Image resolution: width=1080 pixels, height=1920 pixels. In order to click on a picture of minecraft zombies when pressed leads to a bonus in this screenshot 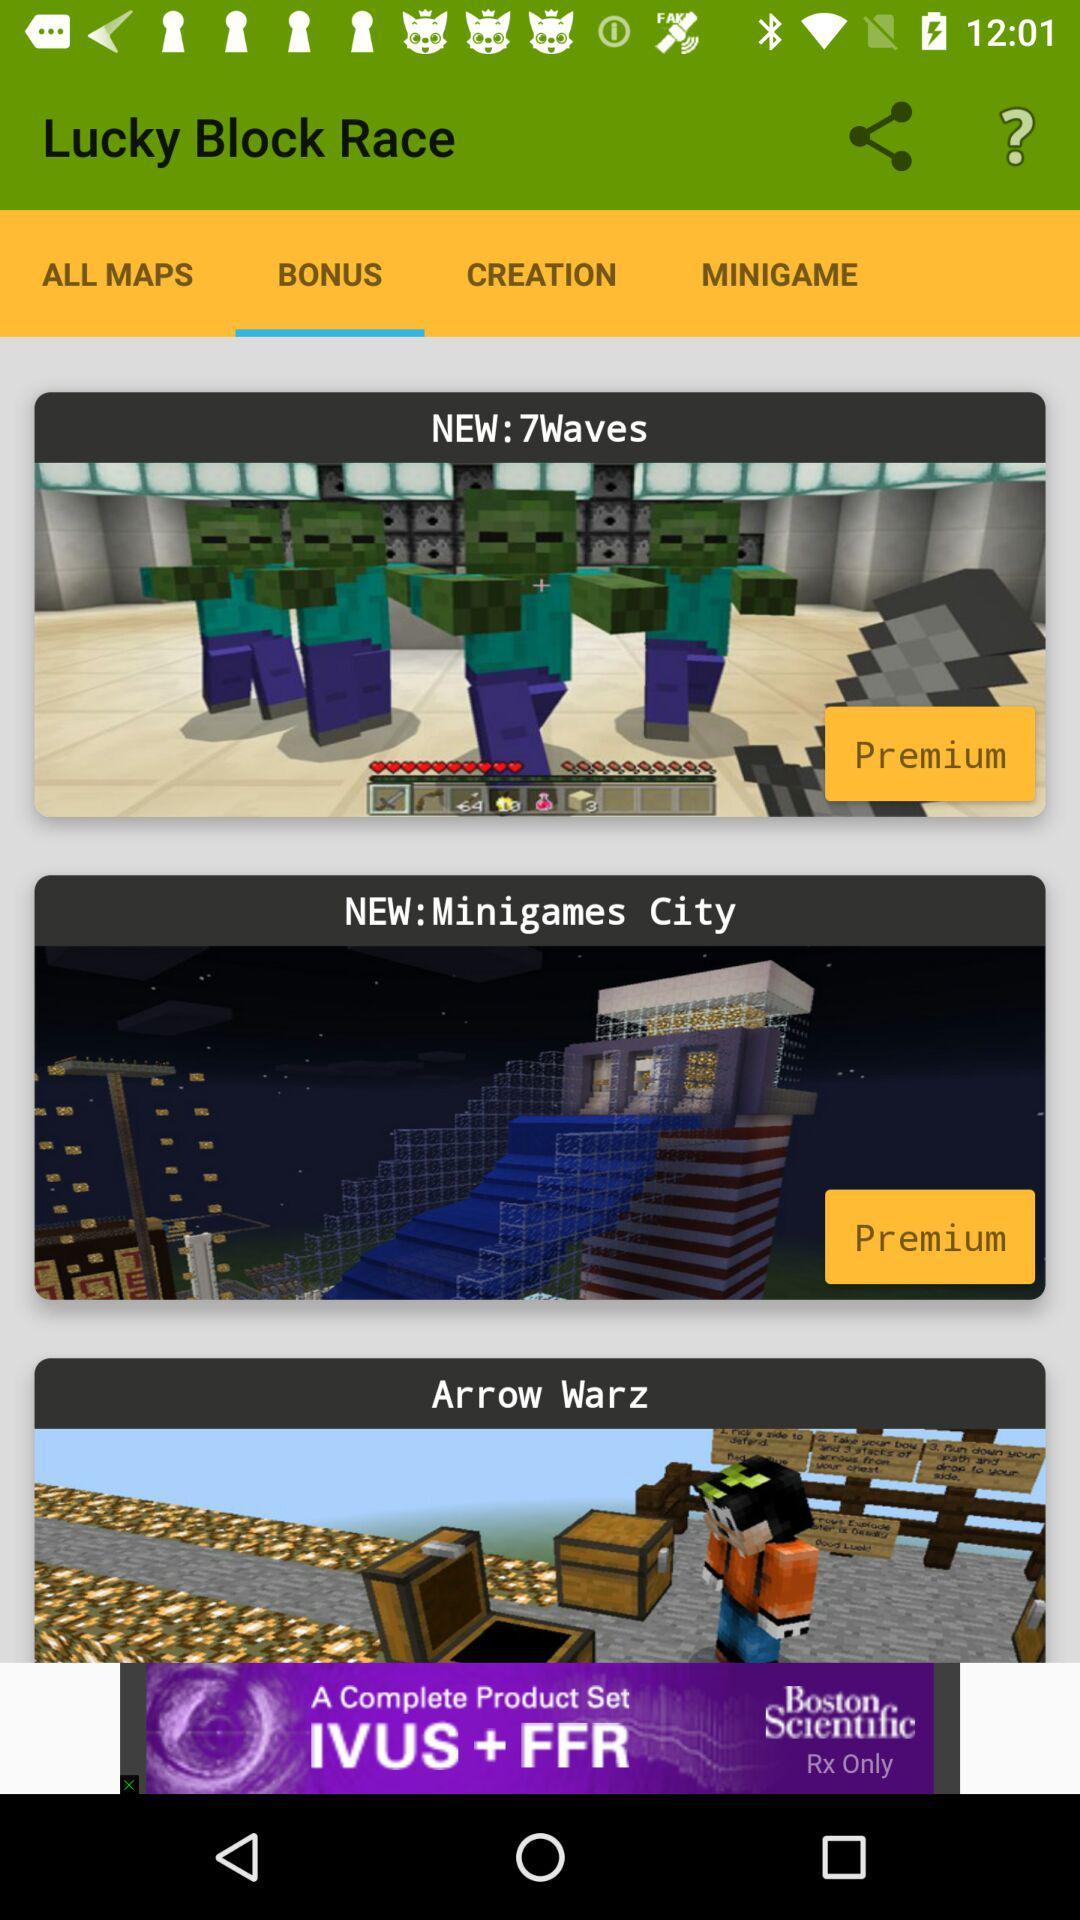, I will do `click(540, 638)`.